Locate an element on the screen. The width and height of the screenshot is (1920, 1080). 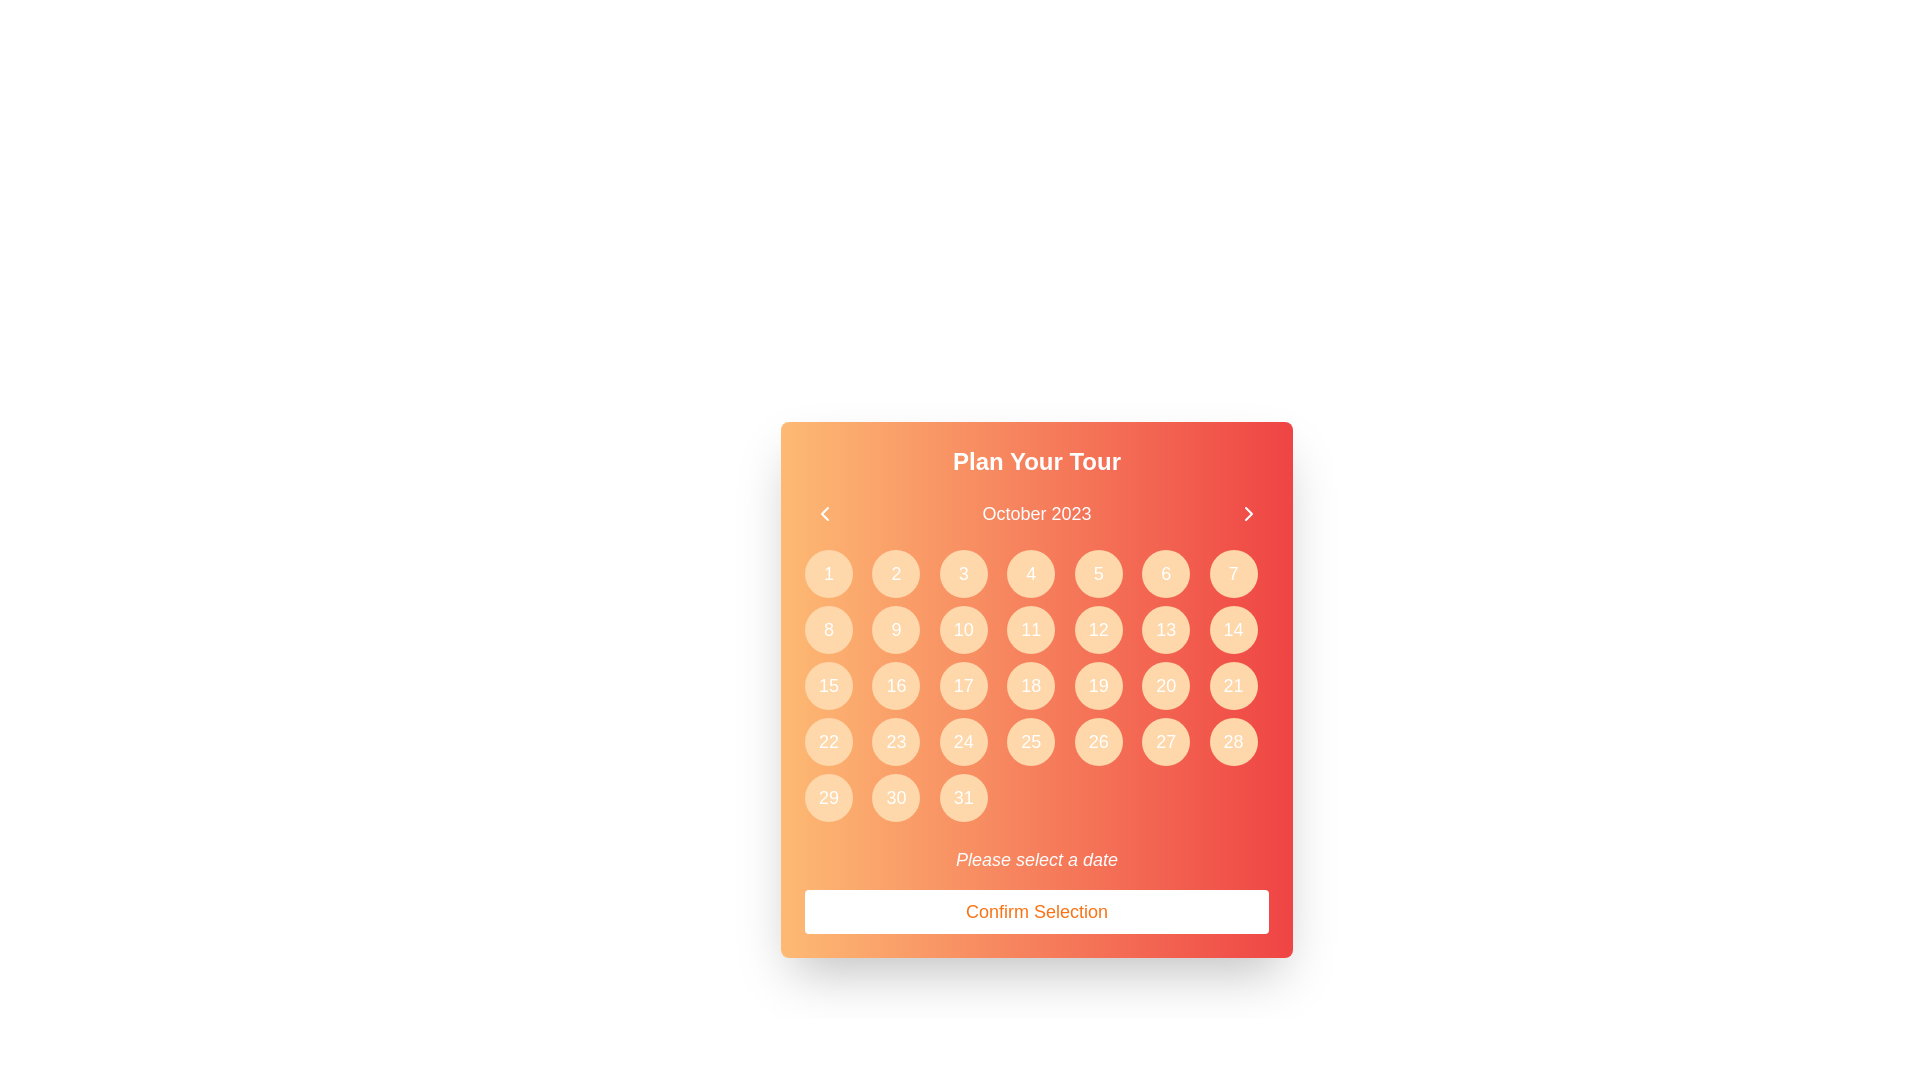
the button representing the date '21' in the calendar is located at coordinates (1232, 685).